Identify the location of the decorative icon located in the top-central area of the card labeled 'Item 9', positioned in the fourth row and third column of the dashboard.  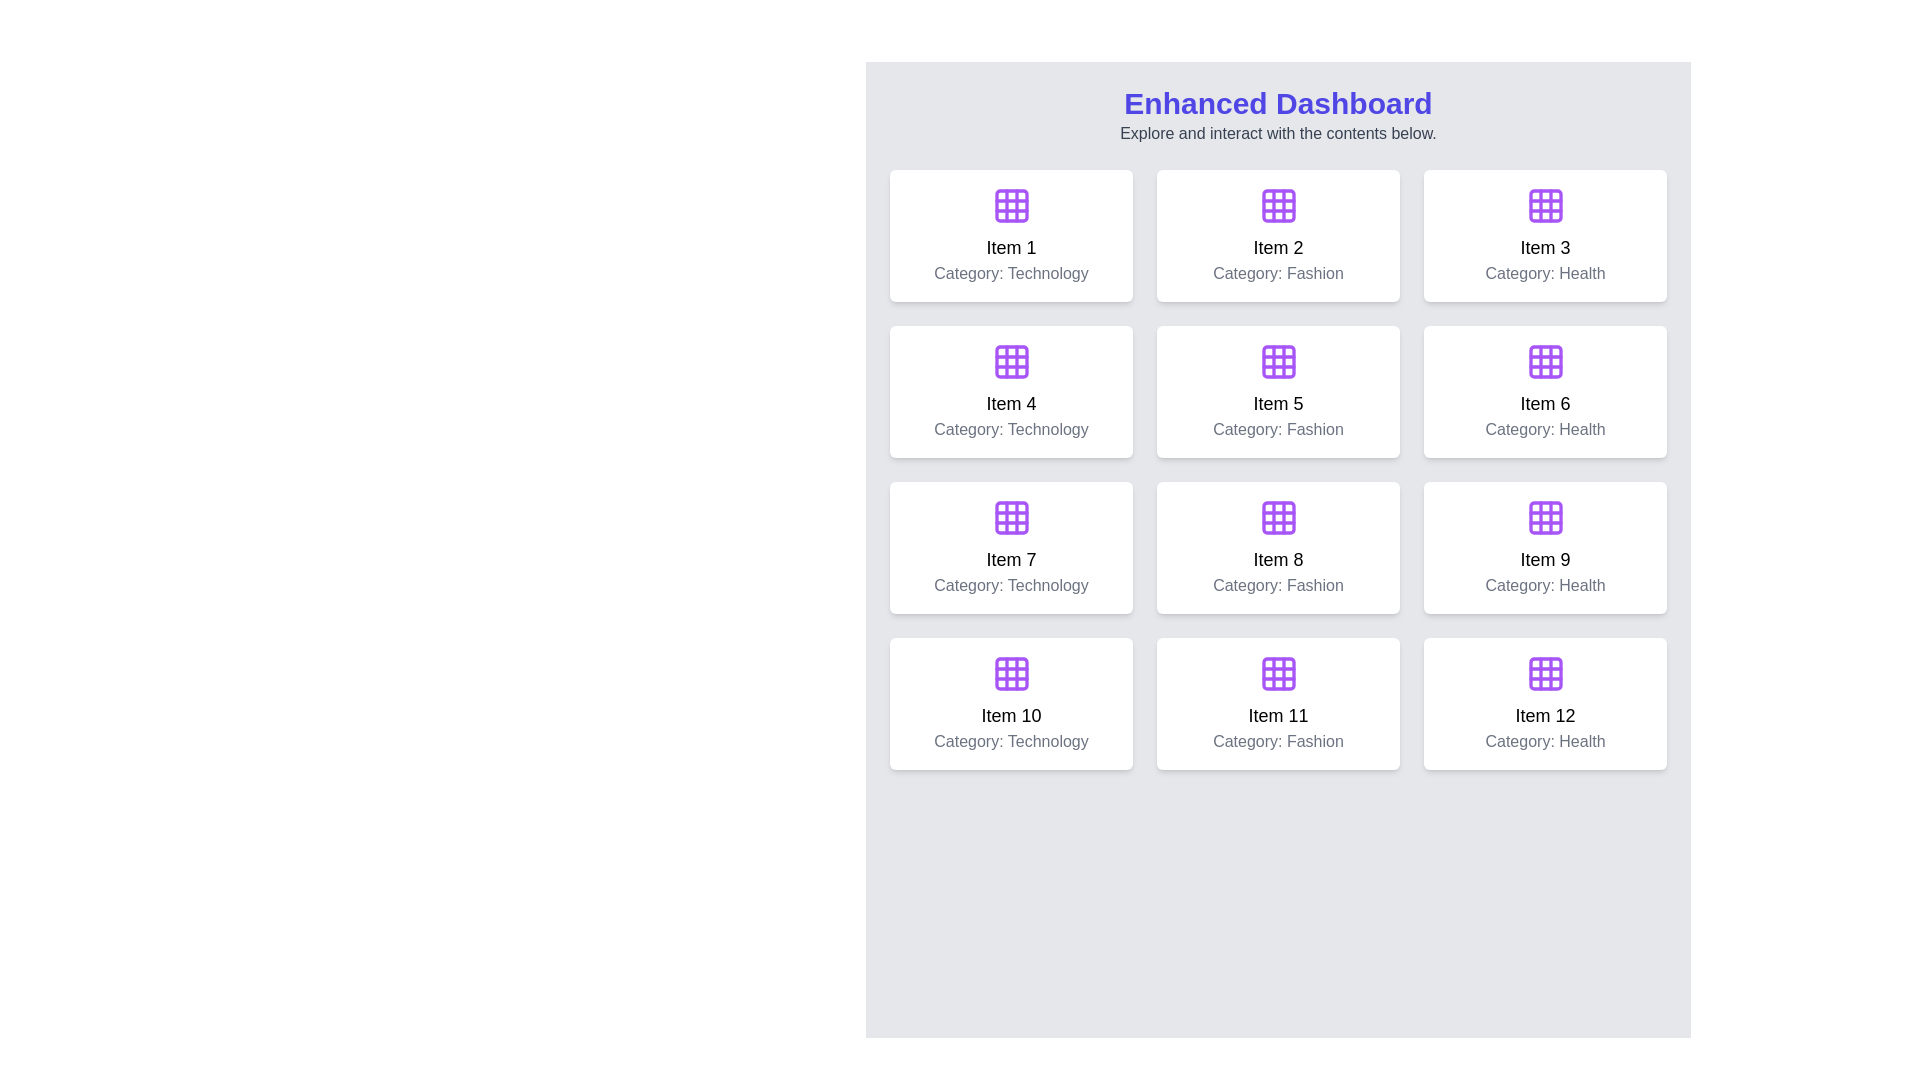
(1544, 516).